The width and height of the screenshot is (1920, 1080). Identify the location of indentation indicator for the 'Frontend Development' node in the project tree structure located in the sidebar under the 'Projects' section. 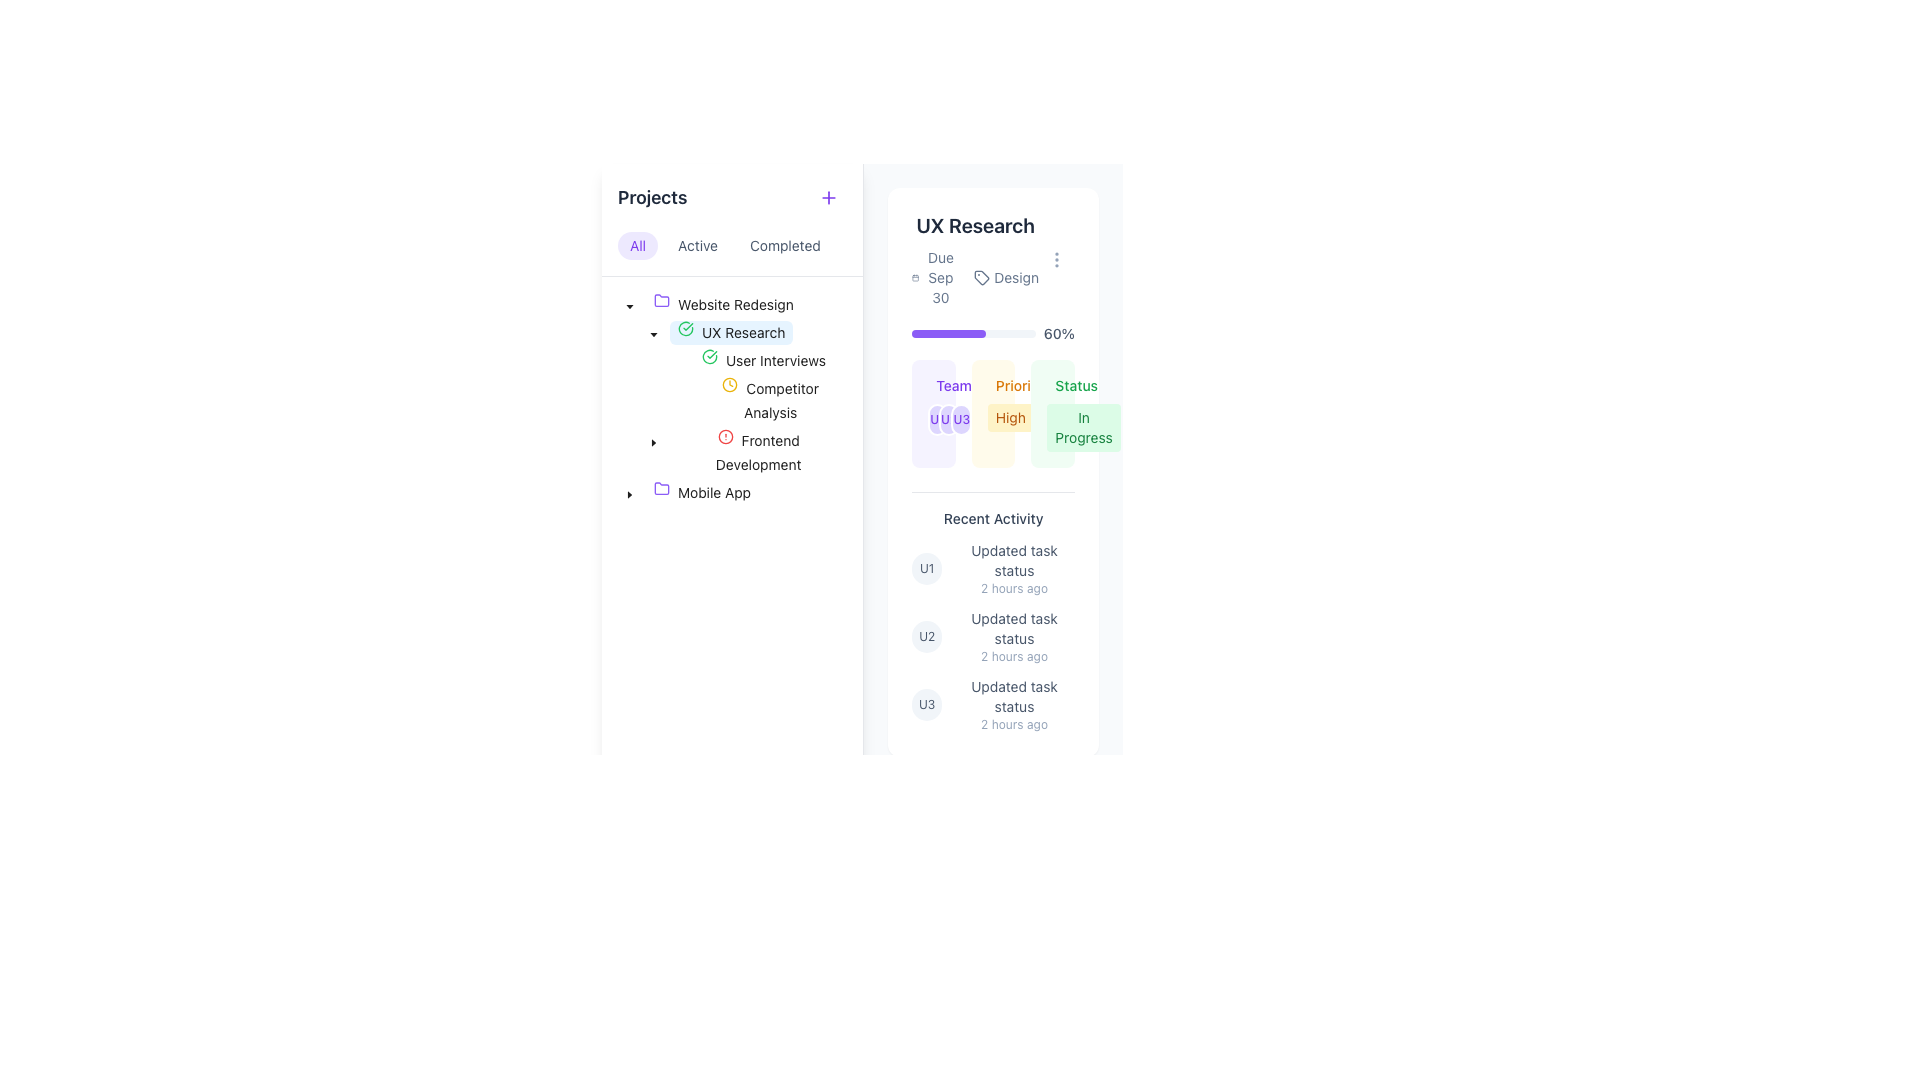
(628, 452).